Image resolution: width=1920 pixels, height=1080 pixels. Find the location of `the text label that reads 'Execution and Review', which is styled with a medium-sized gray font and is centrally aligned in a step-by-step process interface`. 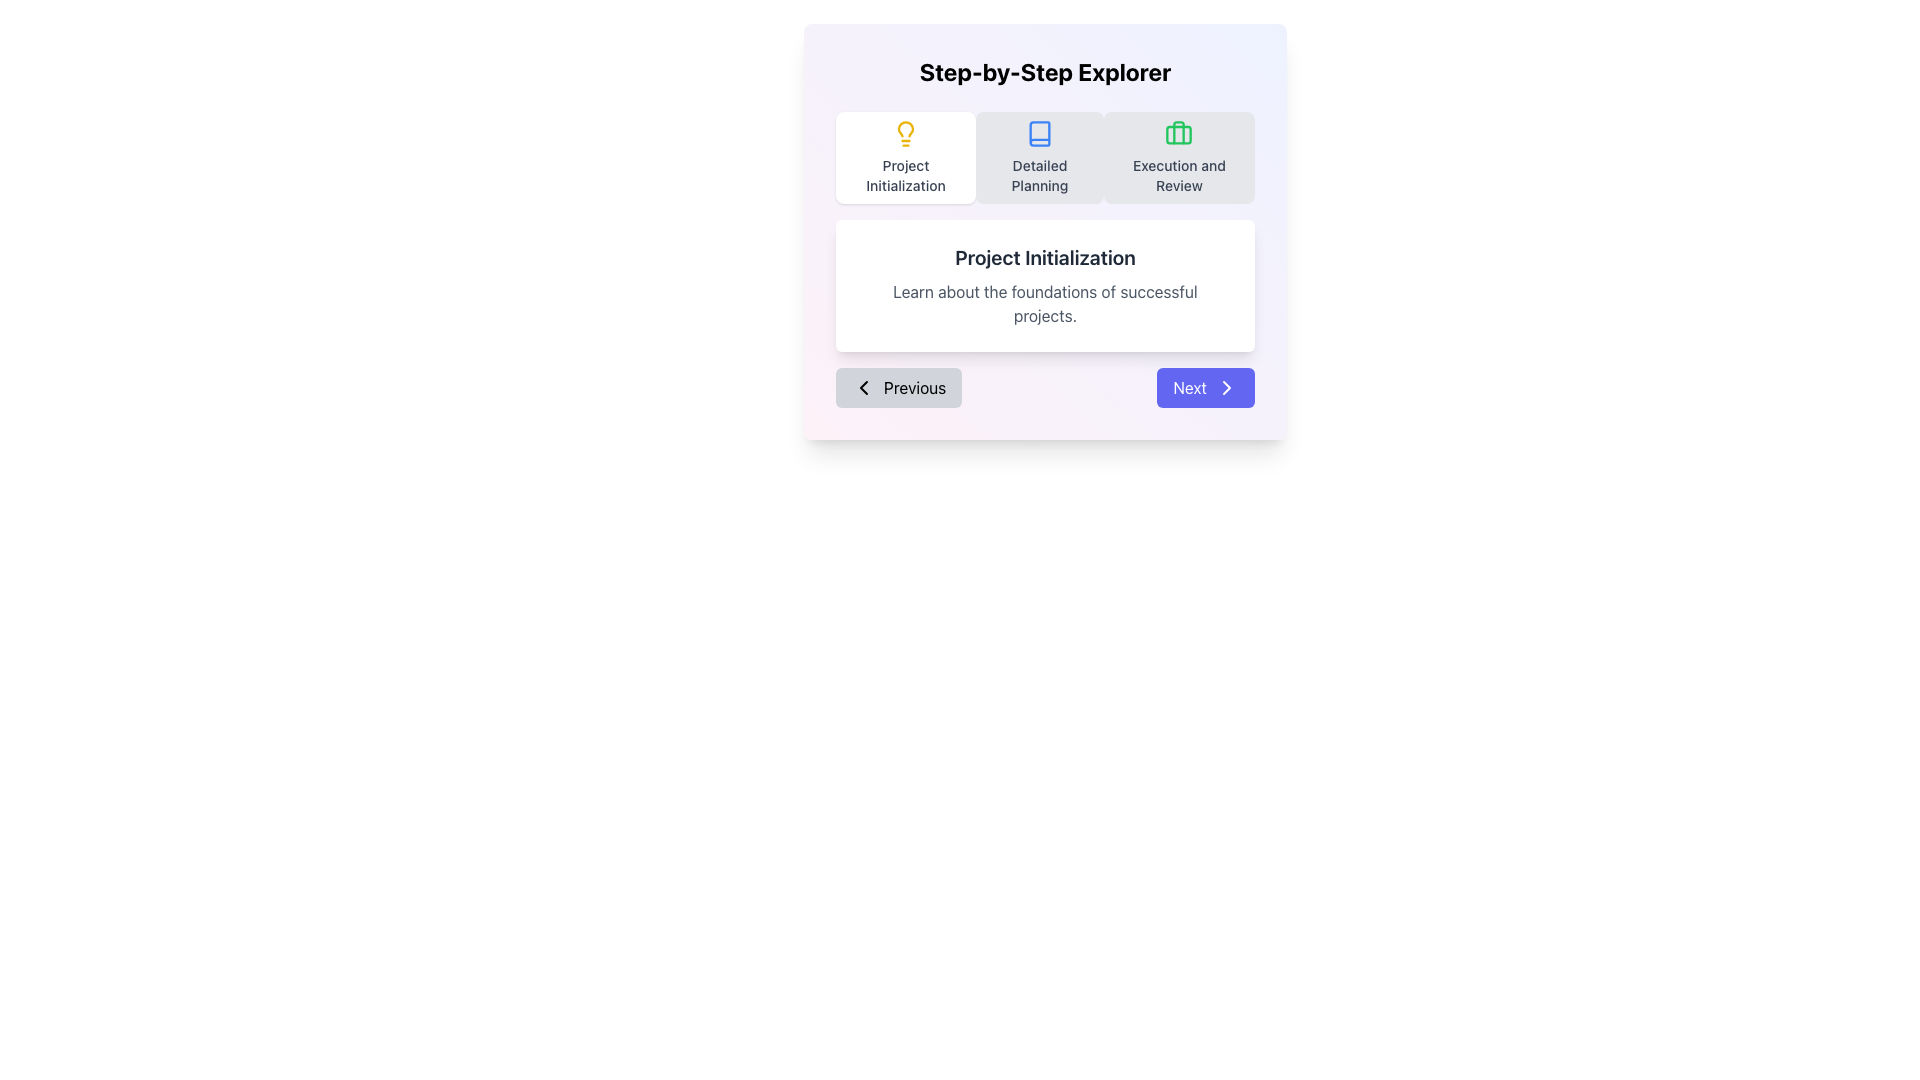

the text label that reads 'Execution and Review', which is styled with a medium-sized gray font and is centrally aligned in a step-by-step process interface is located at coordinates (1179, 175).